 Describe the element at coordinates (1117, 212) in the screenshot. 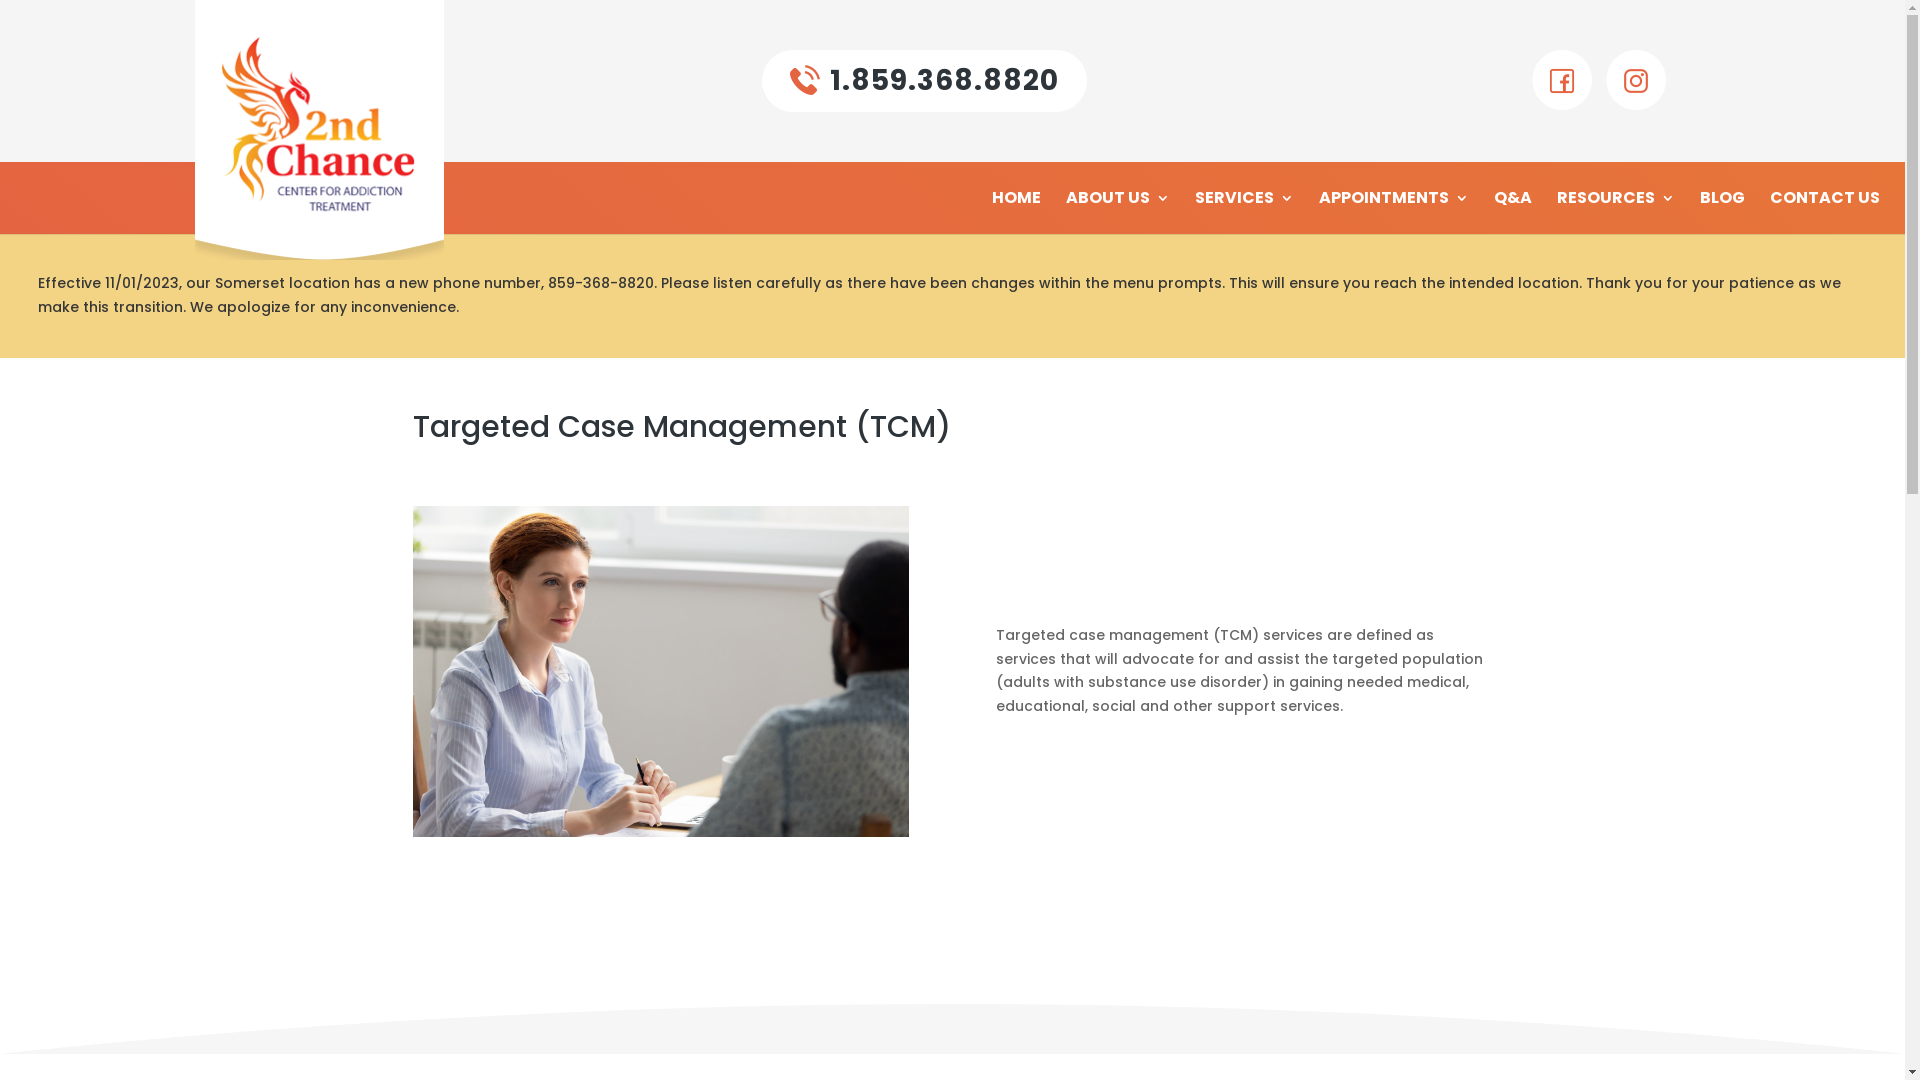

I see `'ABOUT US'` at that location.